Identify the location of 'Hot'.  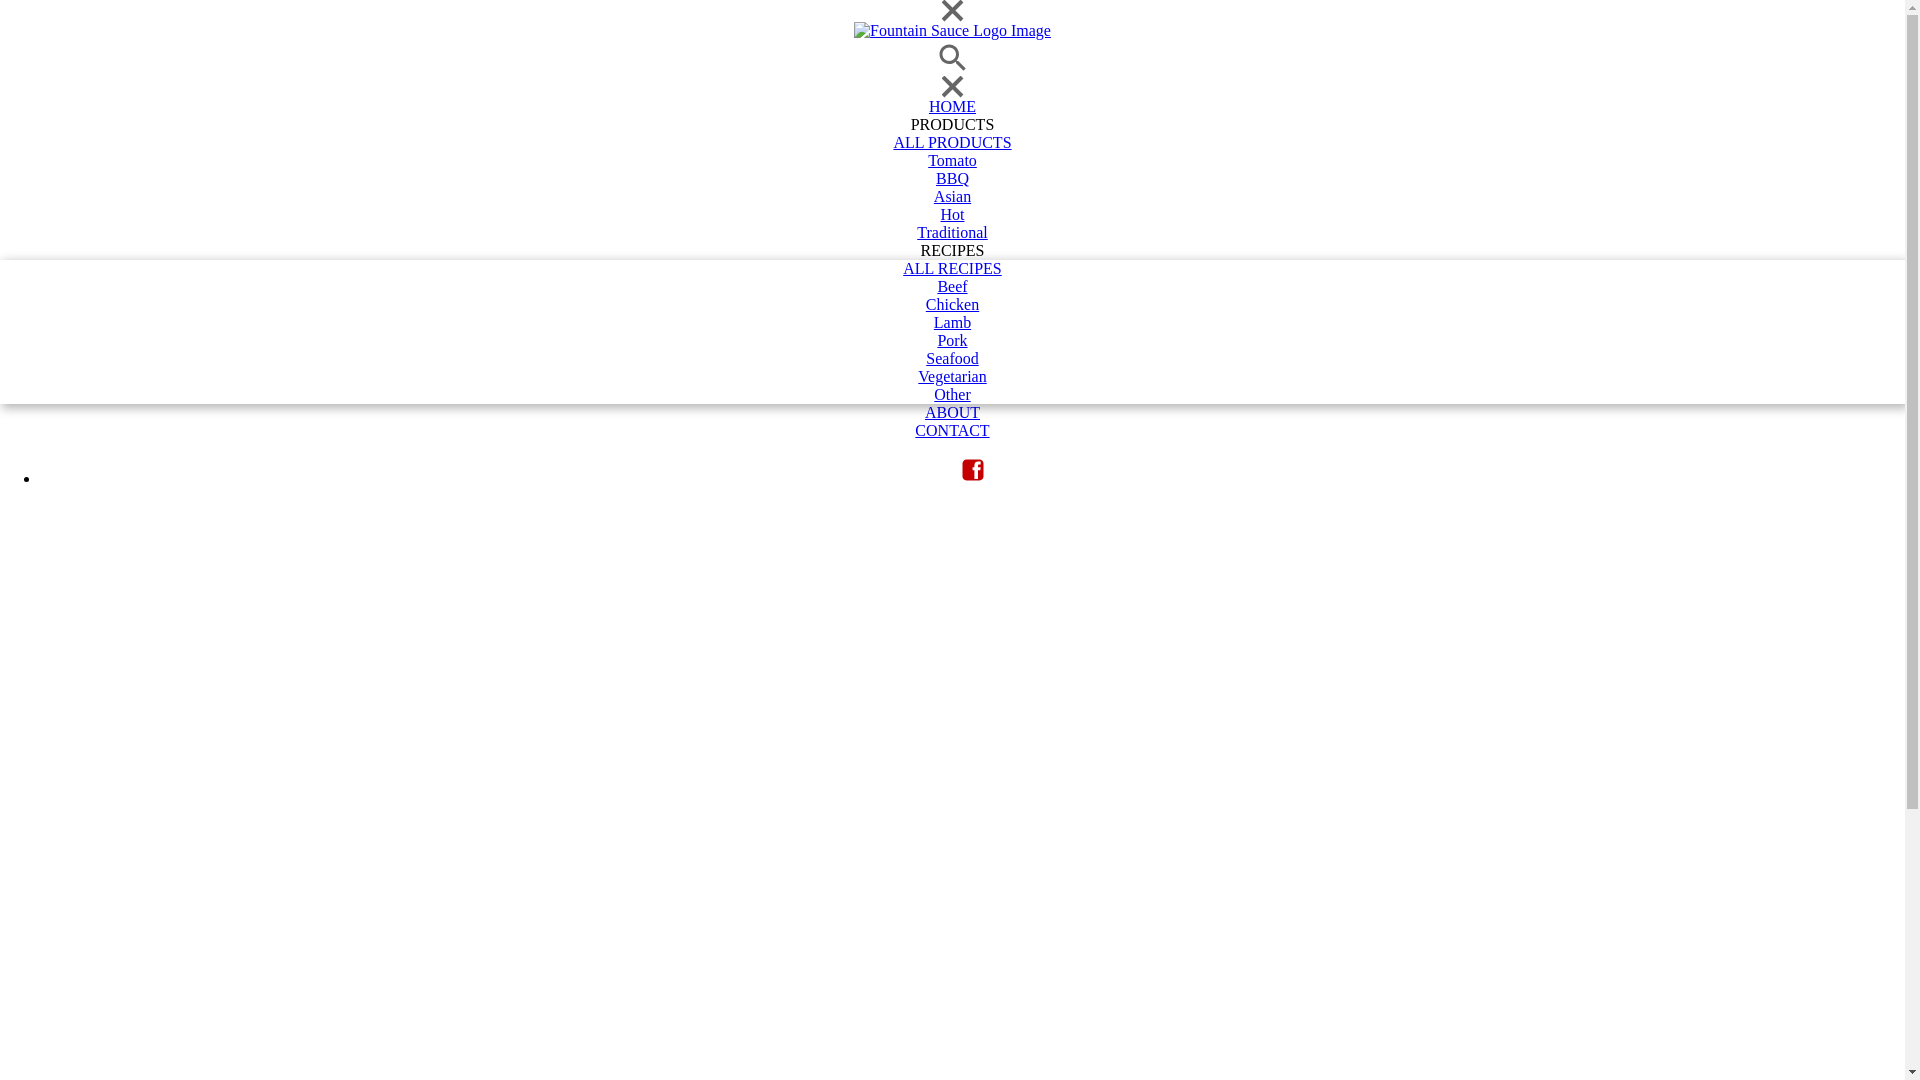
(951, 215).